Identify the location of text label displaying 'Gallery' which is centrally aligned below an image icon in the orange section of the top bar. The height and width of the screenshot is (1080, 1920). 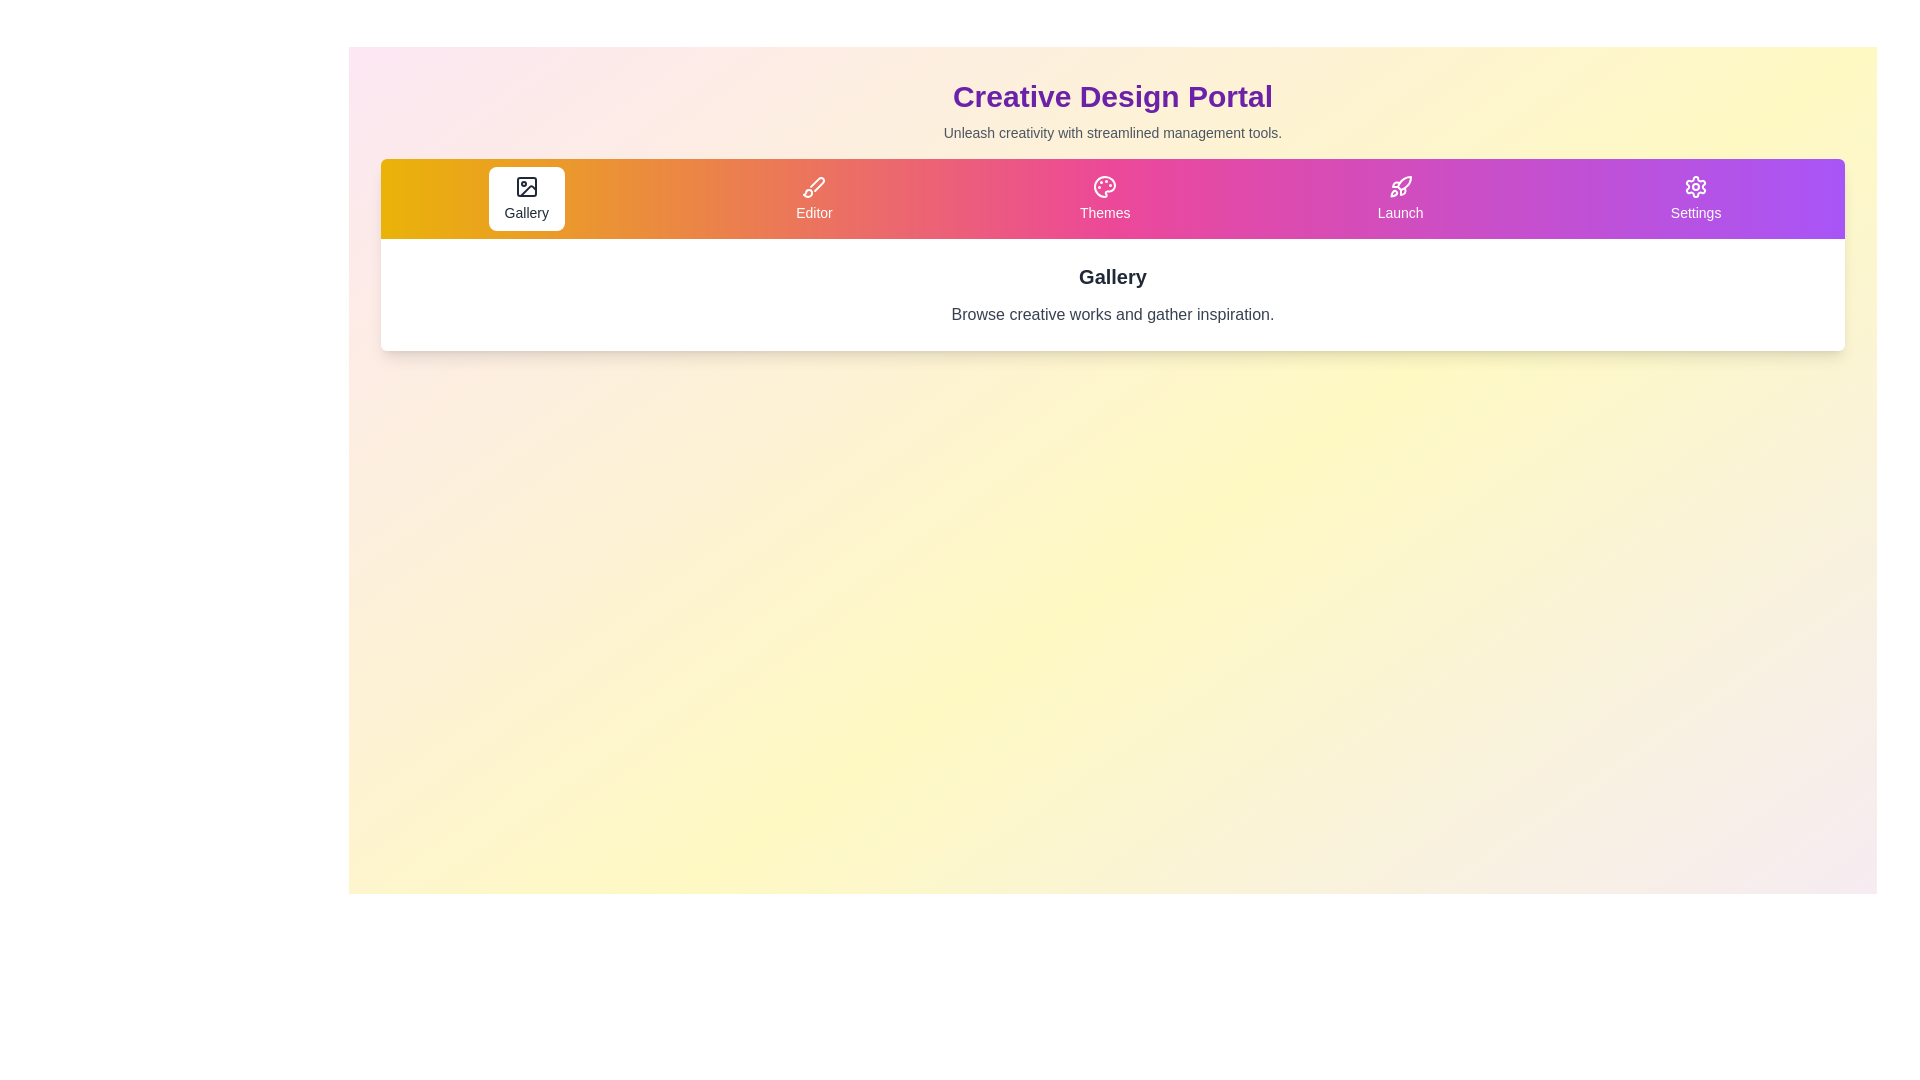
(526, 212).